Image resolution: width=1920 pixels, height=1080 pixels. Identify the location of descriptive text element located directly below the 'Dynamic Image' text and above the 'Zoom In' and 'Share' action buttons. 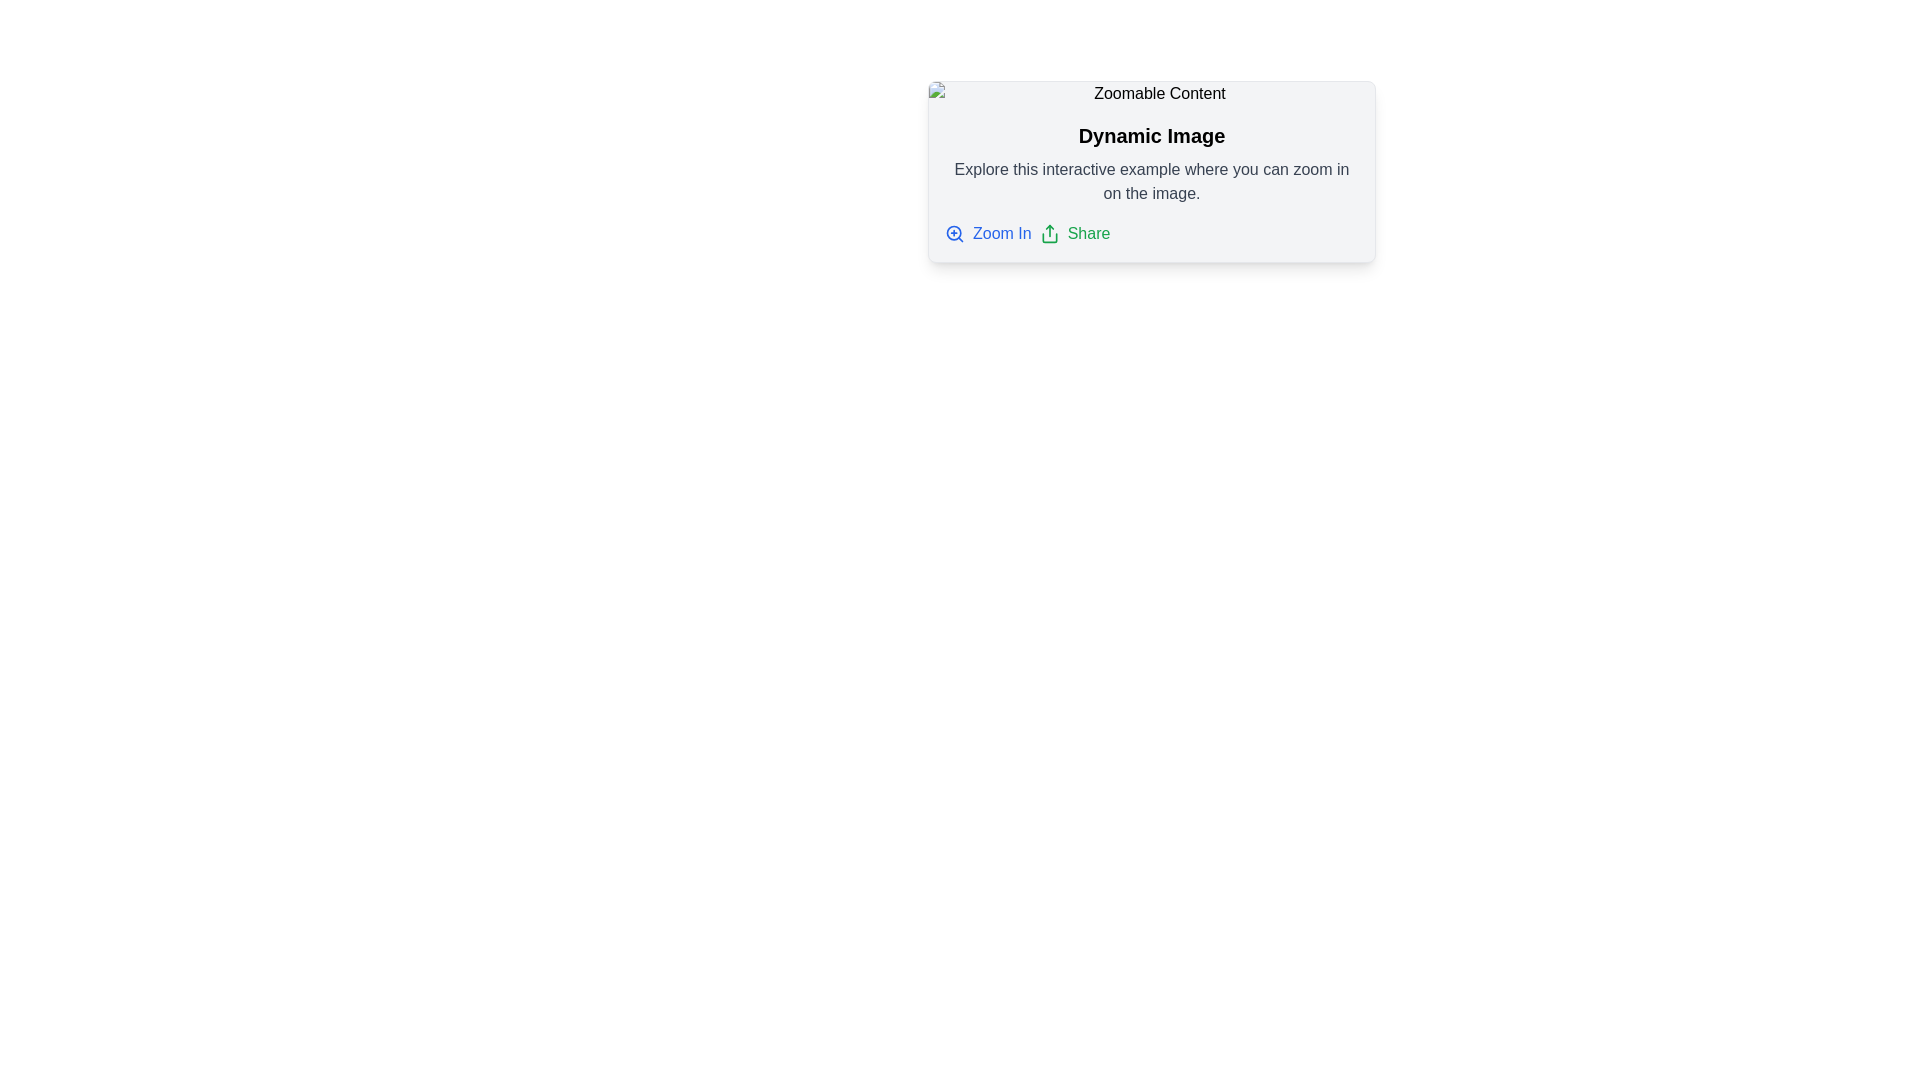
(1152, 181).